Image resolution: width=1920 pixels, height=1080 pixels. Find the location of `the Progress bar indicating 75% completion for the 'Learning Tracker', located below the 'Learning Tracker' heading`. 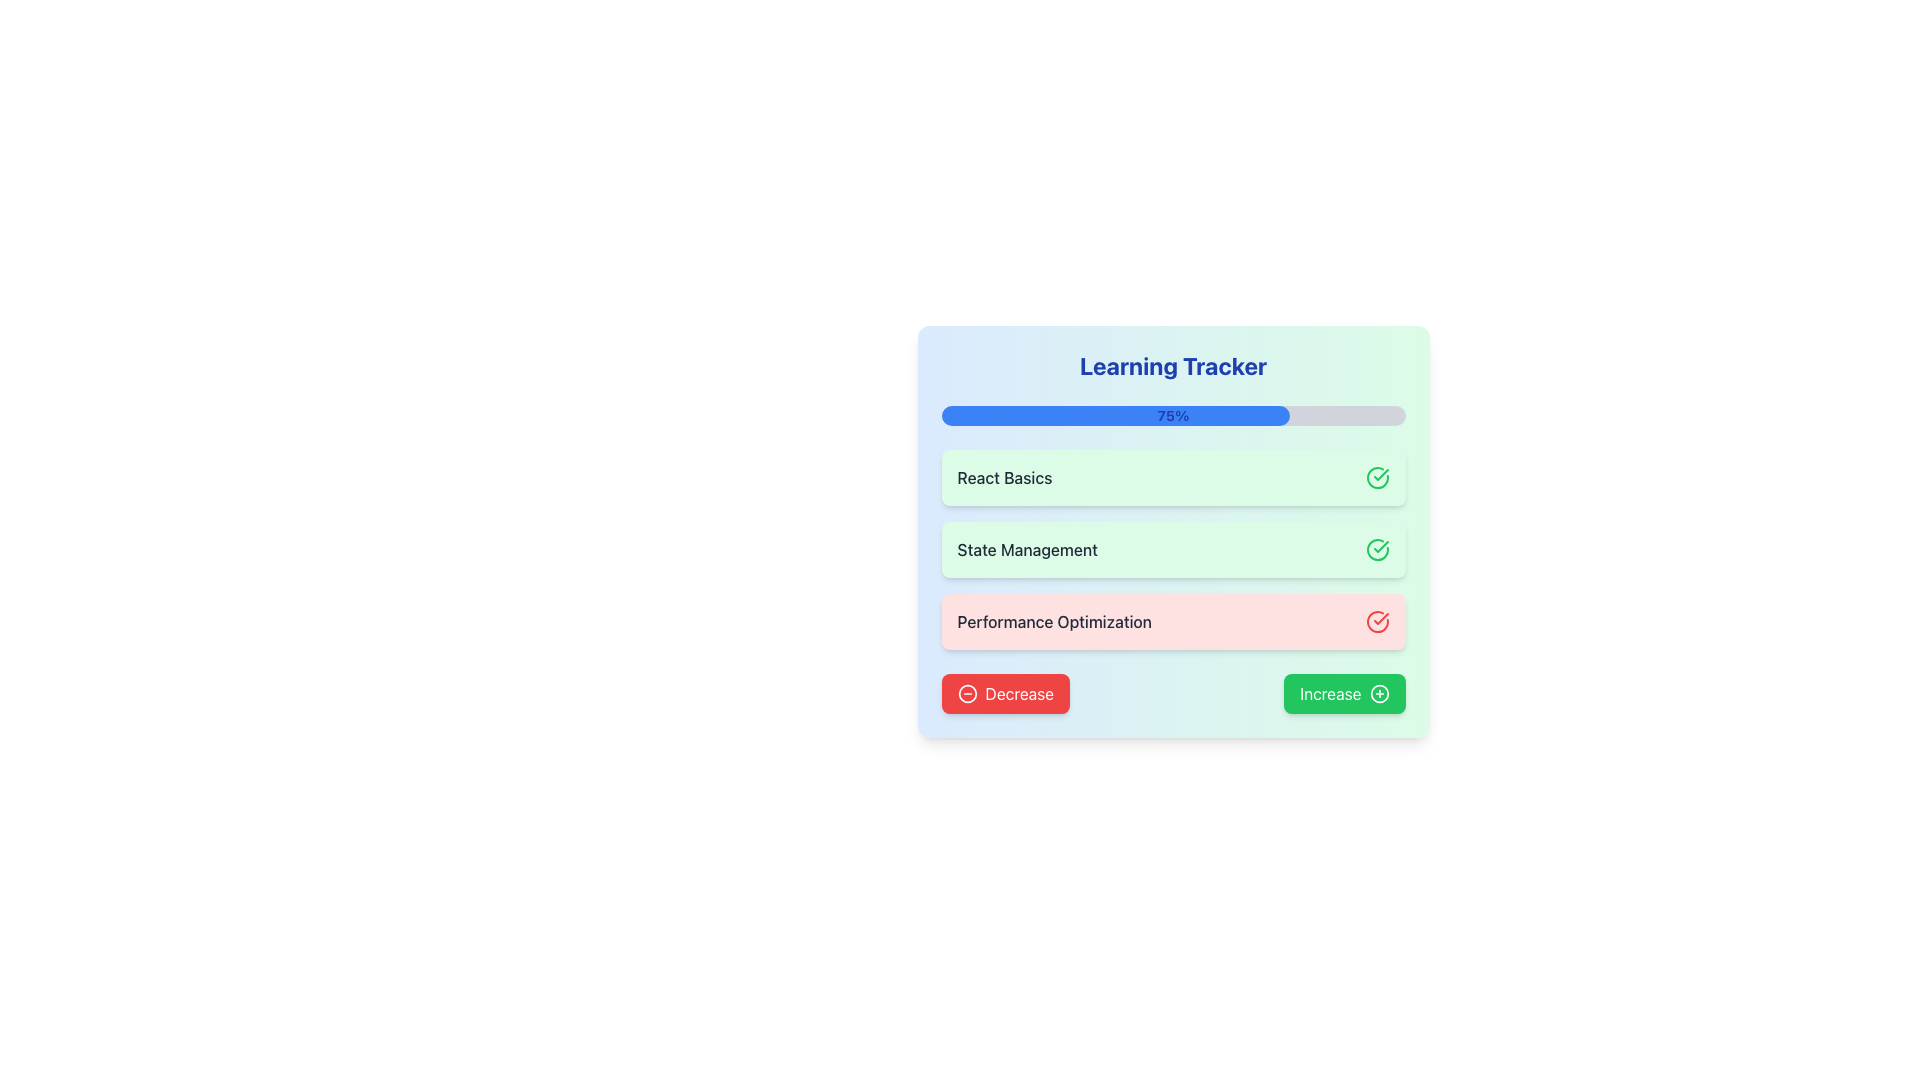

the Progress bar indicating 75% completion for the 'Learning Tracker', located below the 'Learning Tracker' heading is located at coordinates (1114, 415).